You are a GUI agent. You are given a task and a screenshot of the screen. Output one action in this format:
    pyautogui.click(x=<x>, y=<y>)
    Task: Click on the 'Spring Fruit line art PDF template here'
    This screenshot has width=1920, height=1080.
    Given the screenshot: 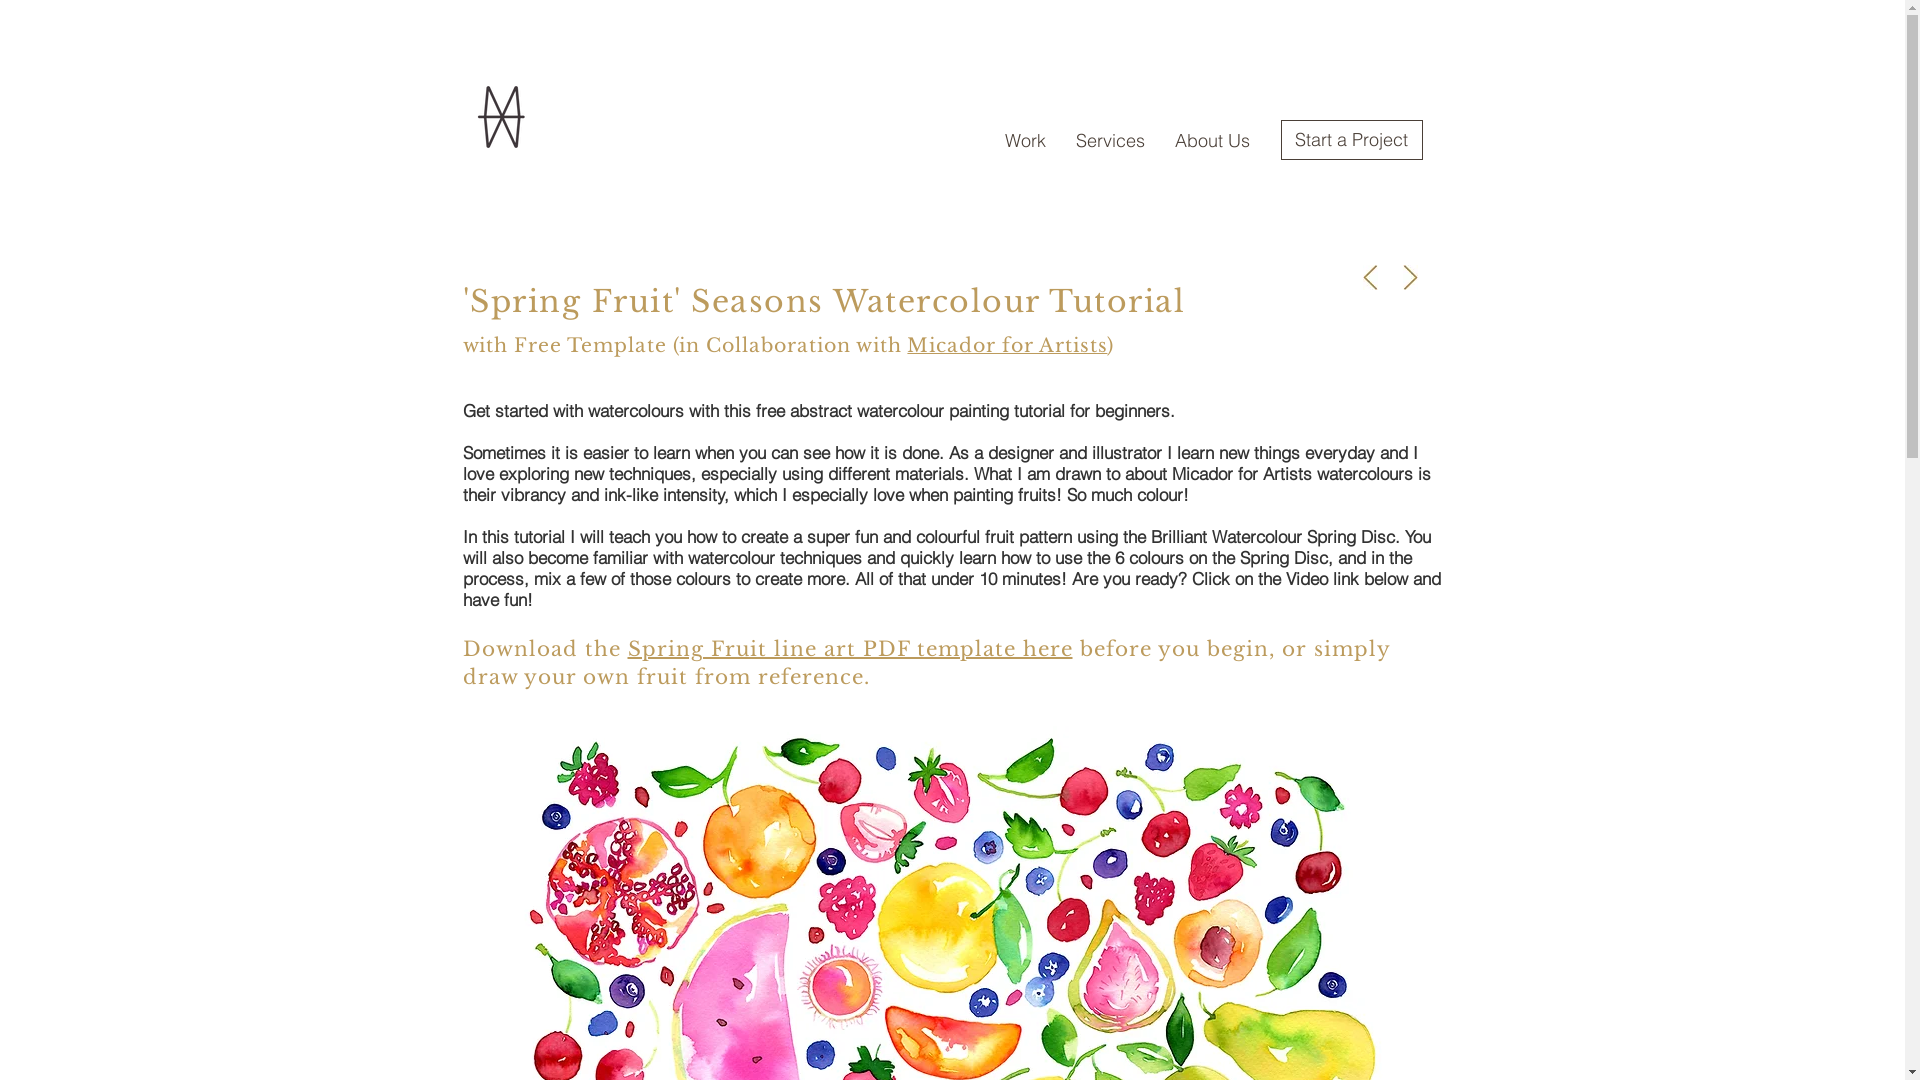 What is the action you would take?
    pyautogui.click(x=850, y=648)
    